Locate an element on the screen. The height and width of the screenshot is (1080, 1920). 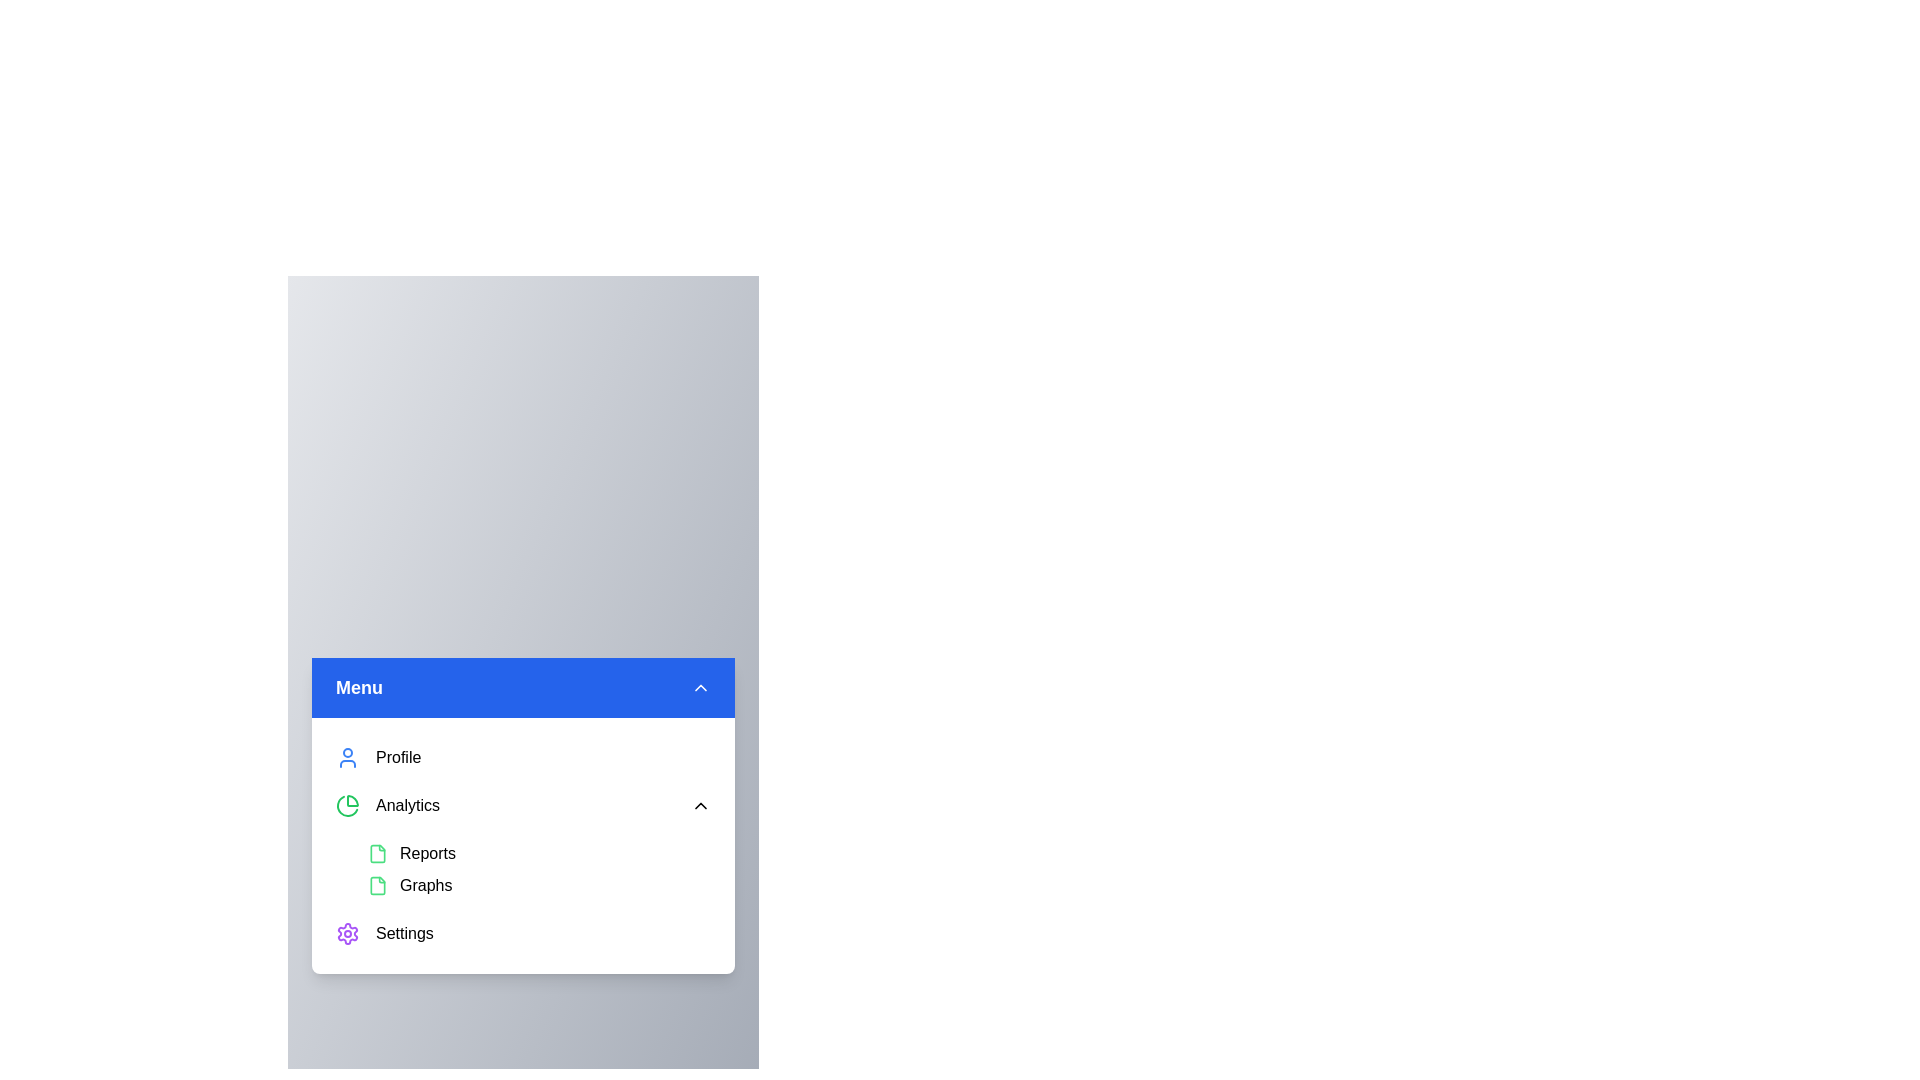
the 'Analytics' icon located in the vertical menu layout for accessibility navigation is located at coordinates (347, 805).